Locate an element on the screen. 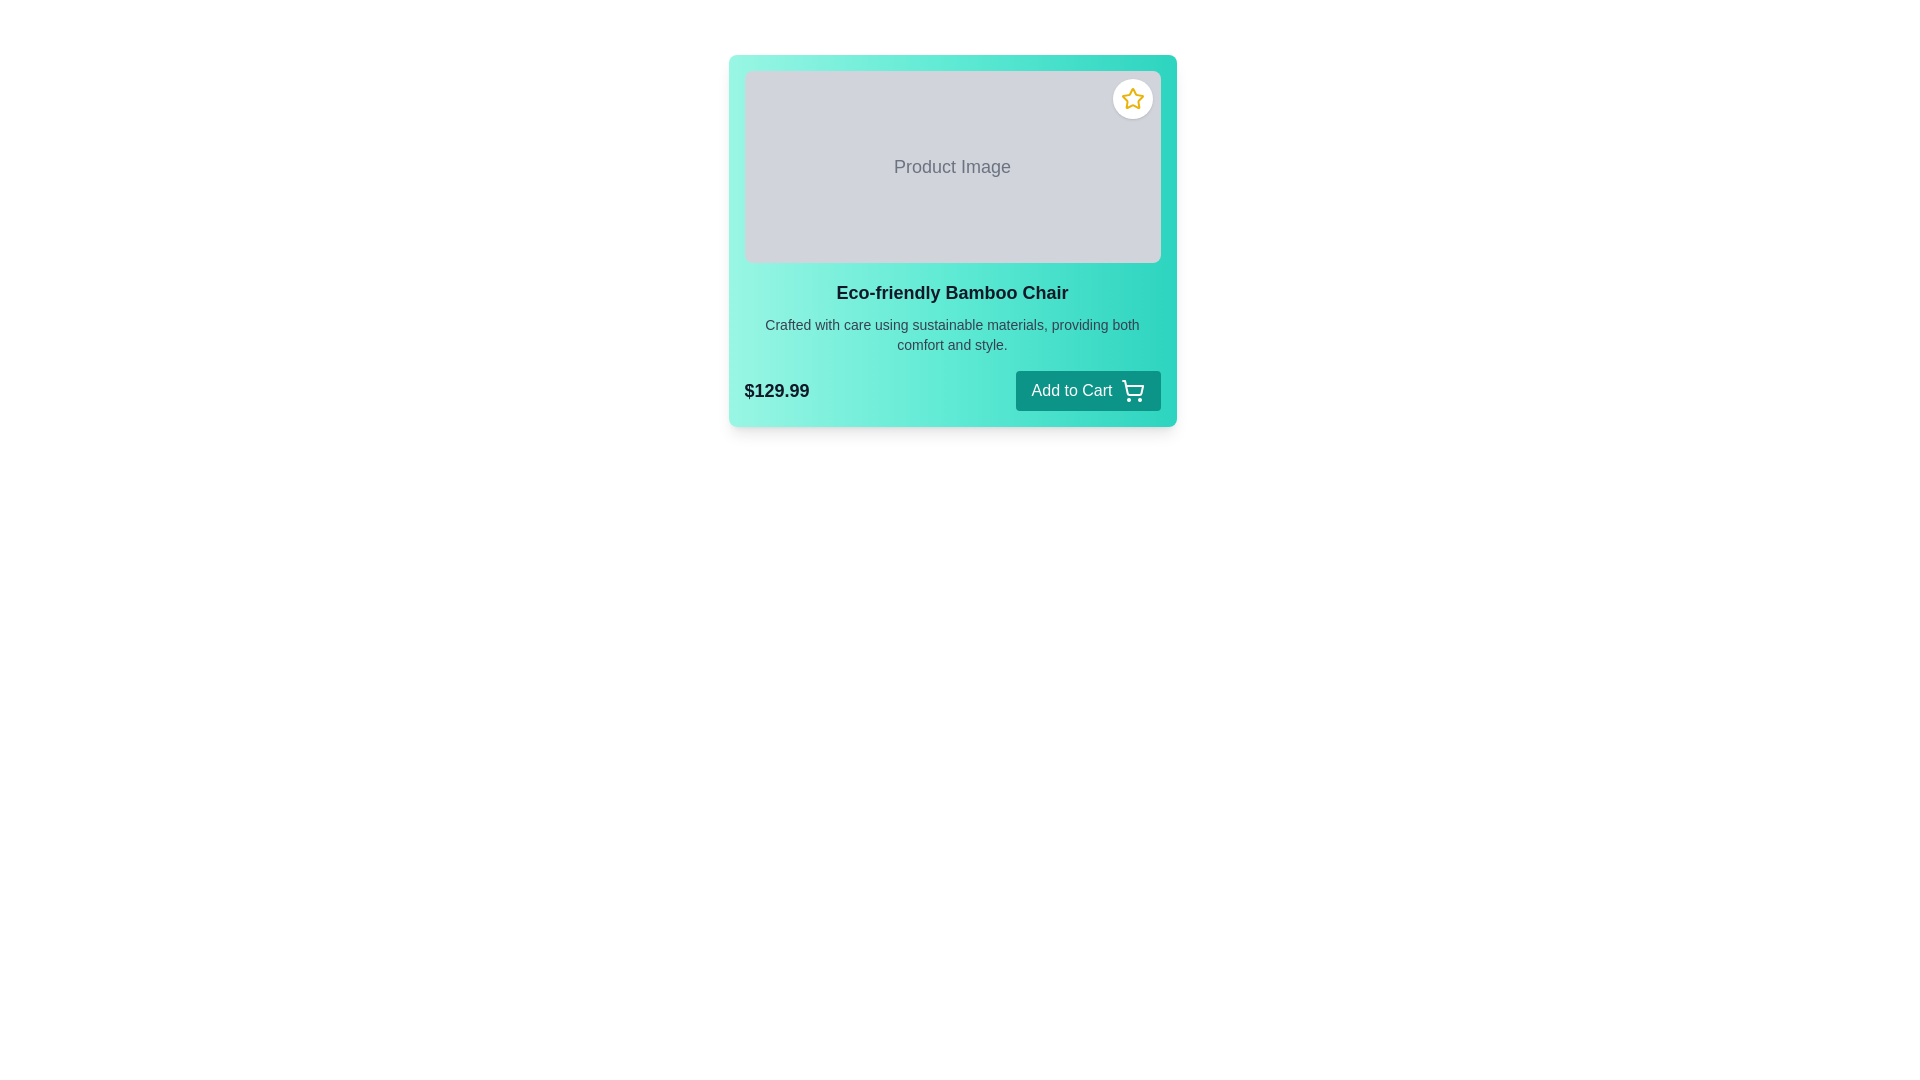 The width and height of the screenshot is (1920, 1080). the star icon located in the top-right corner of the product card is located at coordinates (1132, 99).